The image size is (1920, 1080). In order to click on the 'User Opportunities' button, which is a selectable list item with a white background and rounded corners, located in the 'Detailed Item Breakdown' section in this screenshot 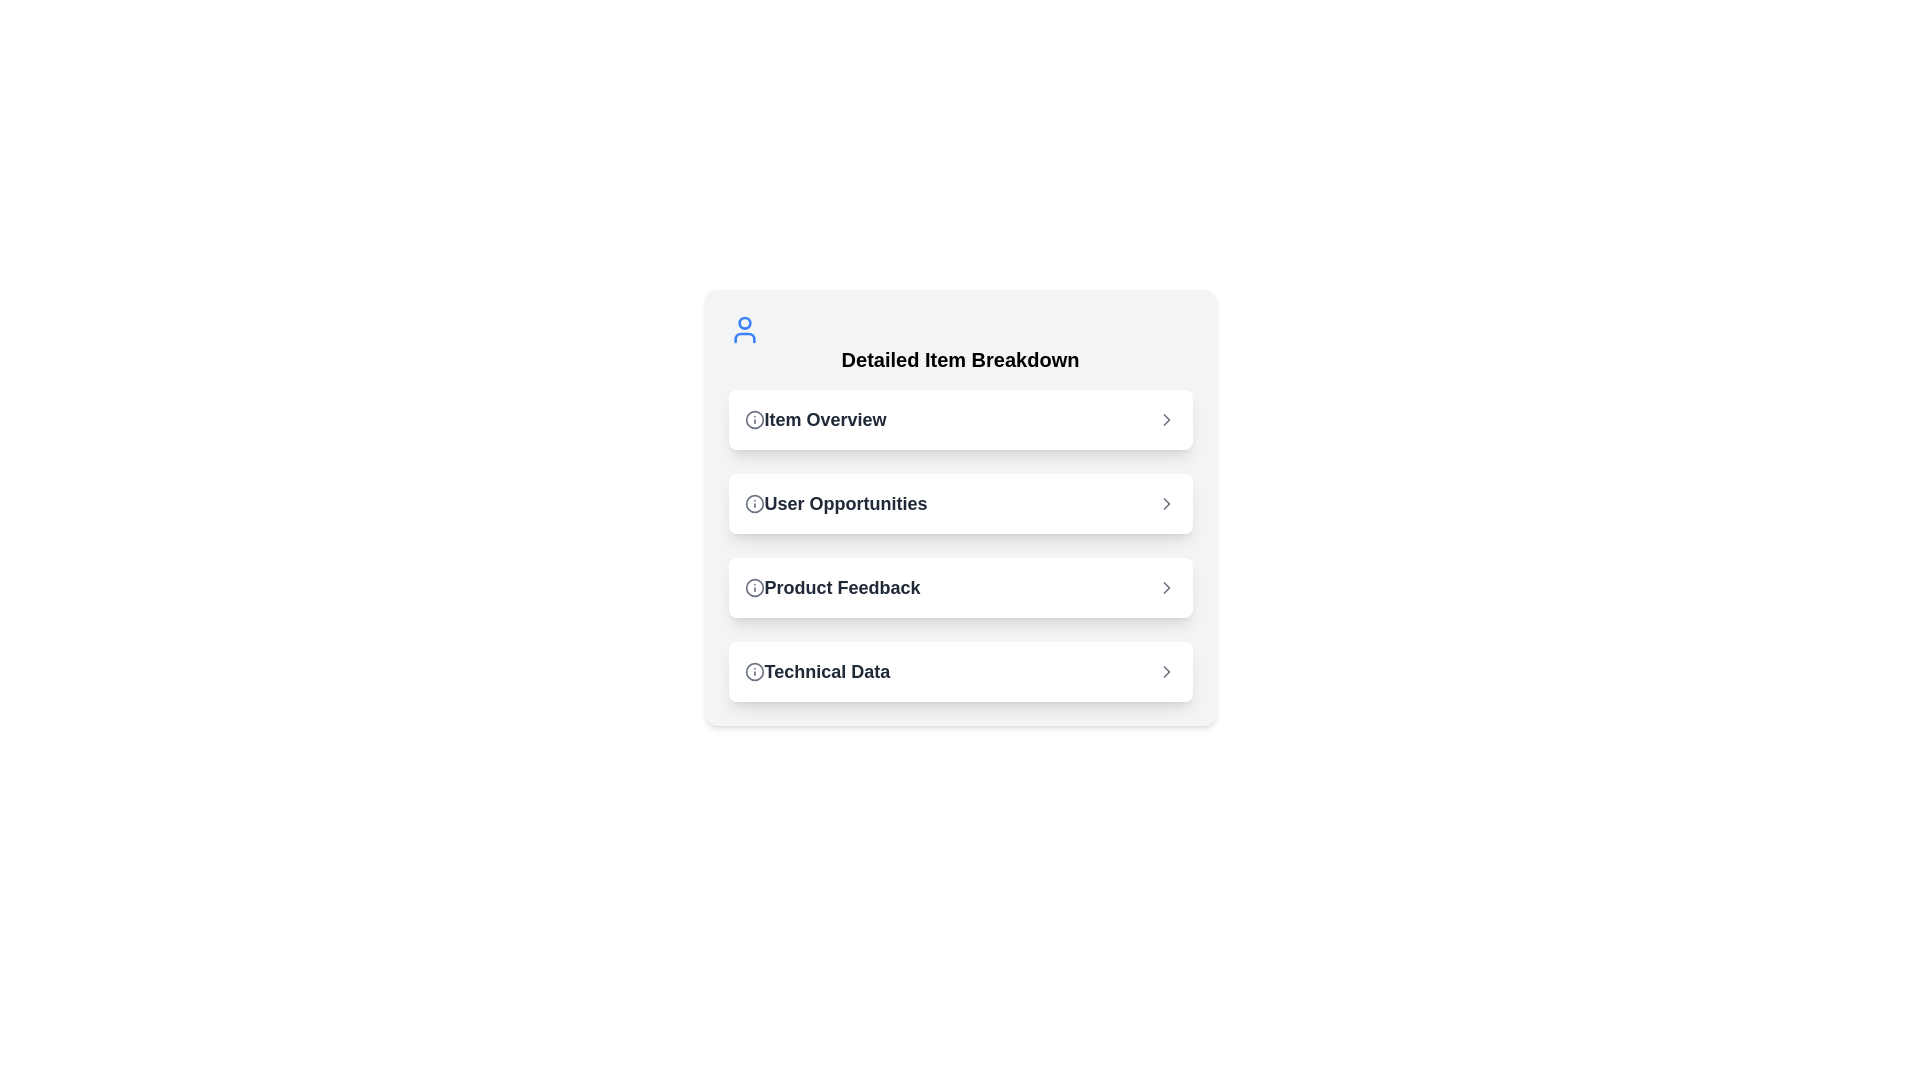, I will do `click(960, 503)`.